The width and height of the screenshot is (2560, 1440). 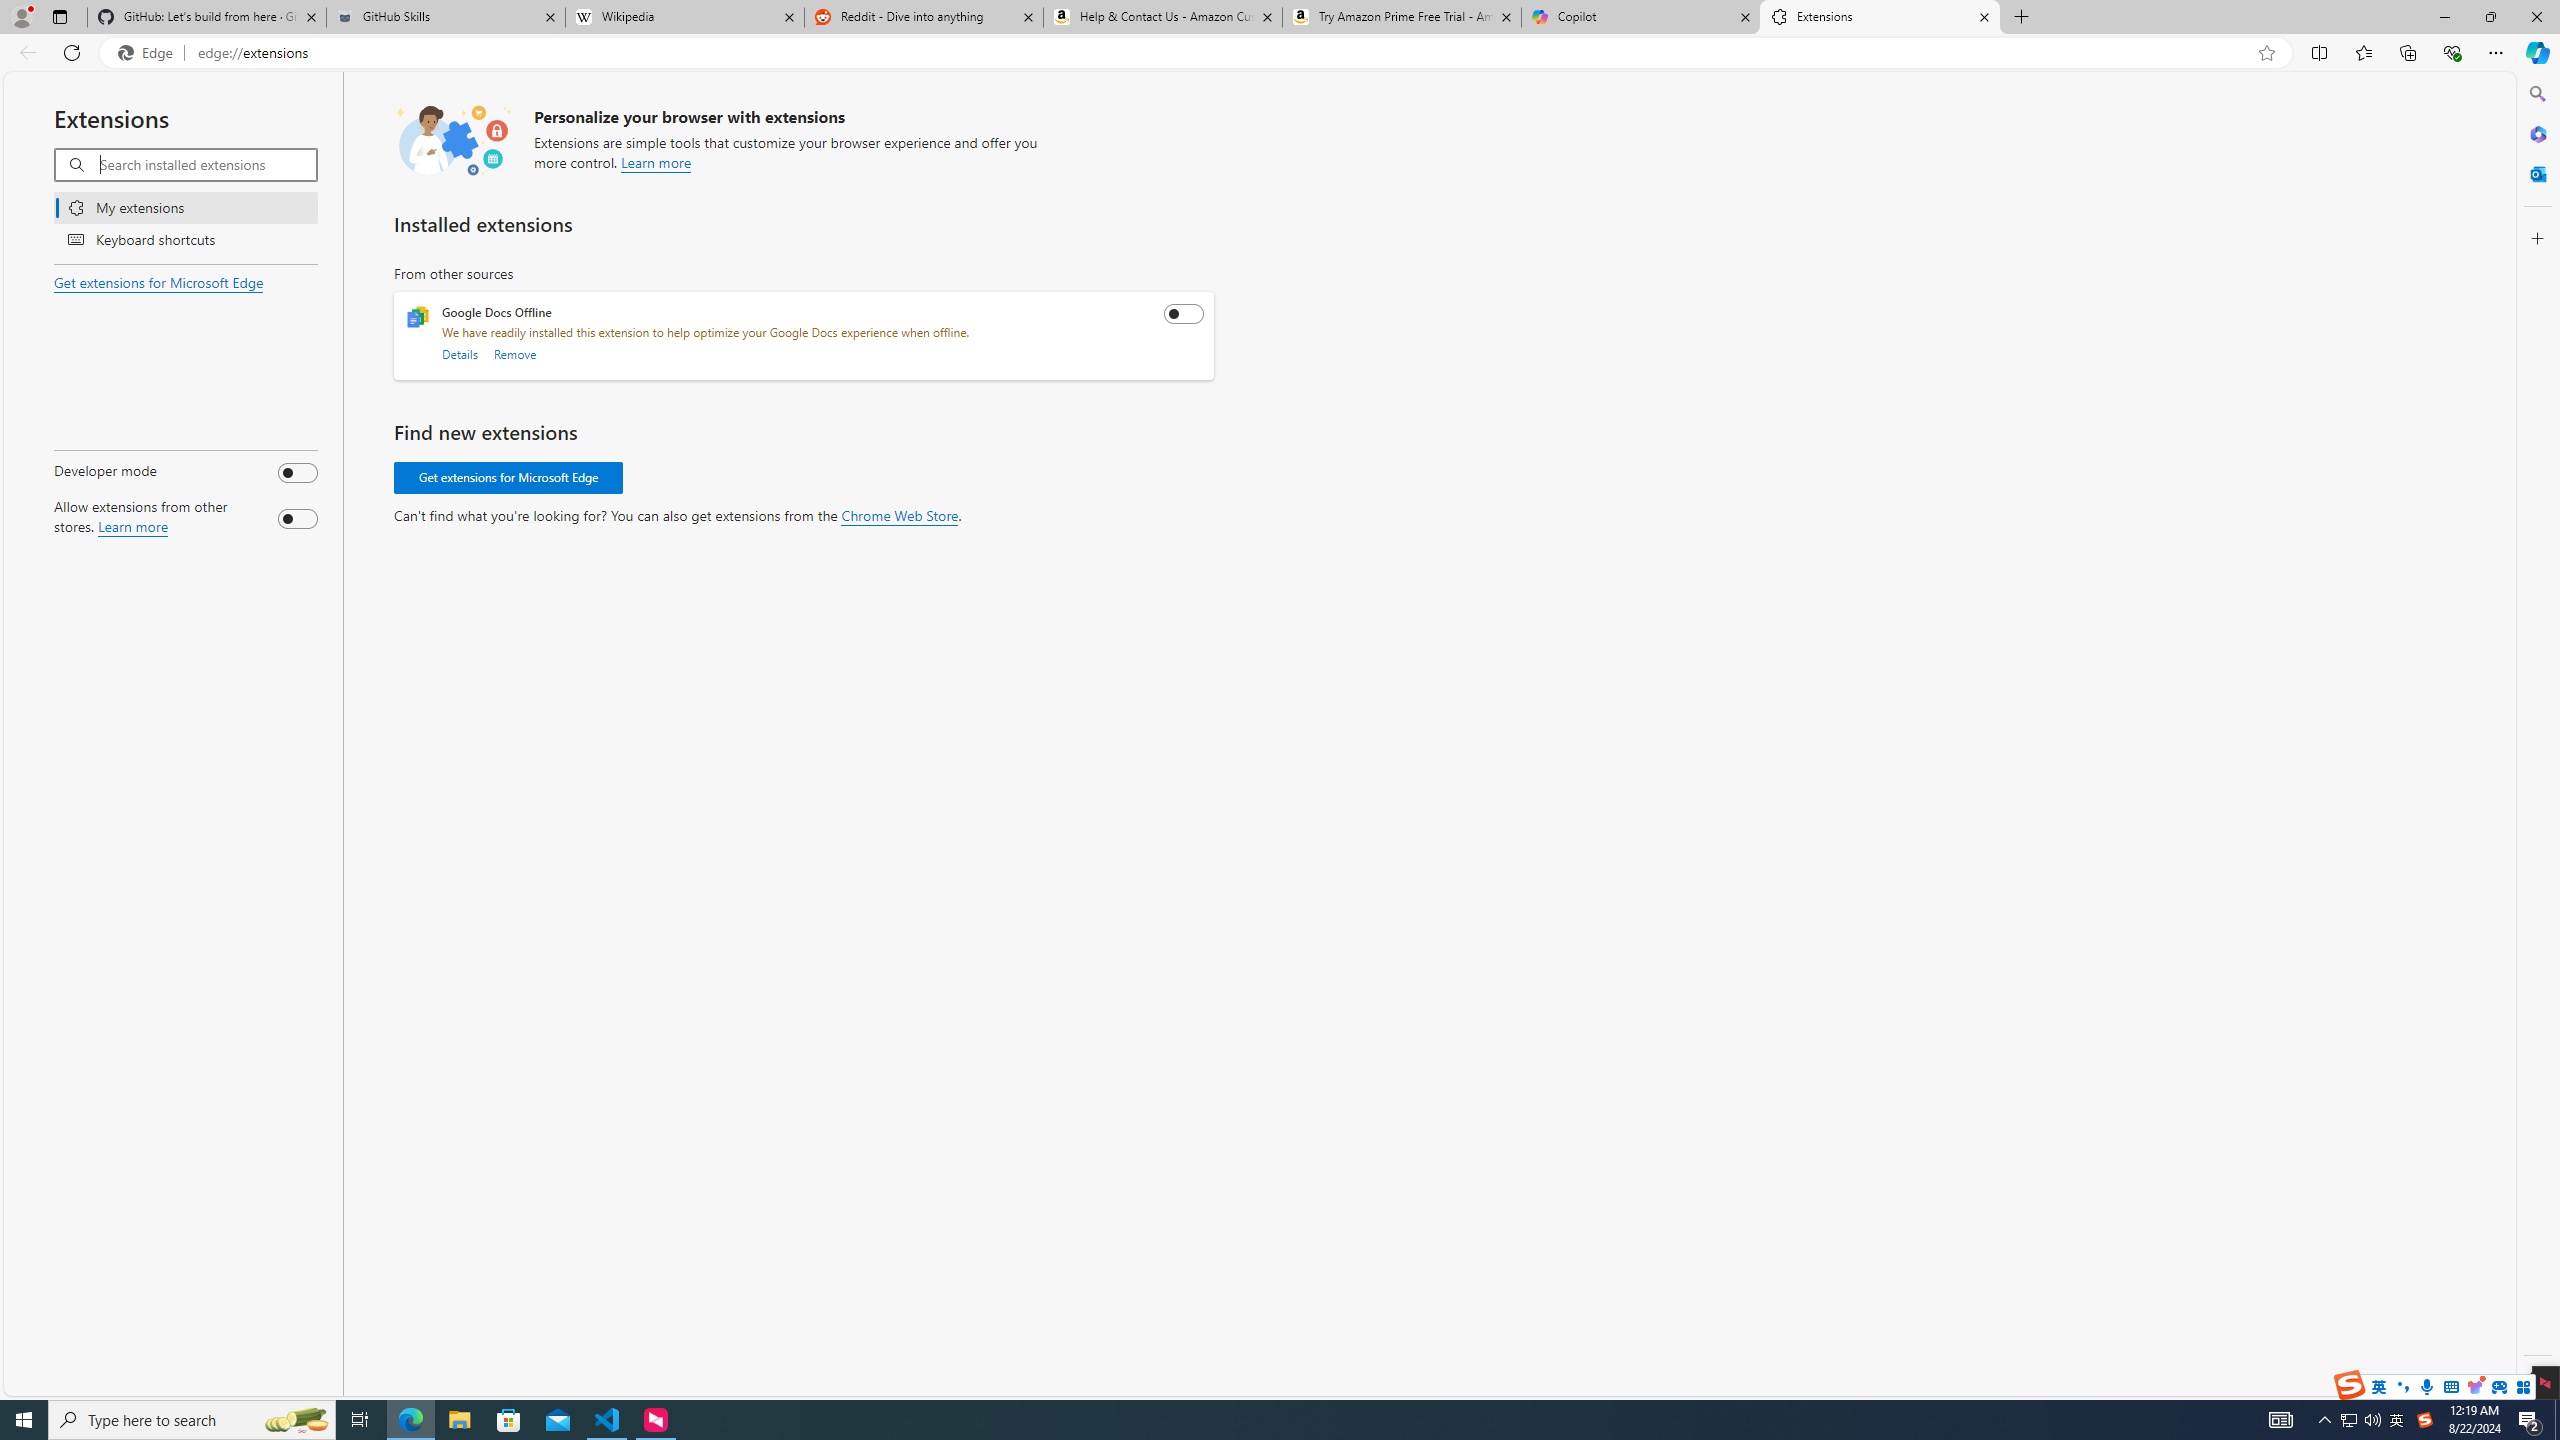 I want to click on 'Get extensions for Microsoft Edge', so click(x=158, y=282).